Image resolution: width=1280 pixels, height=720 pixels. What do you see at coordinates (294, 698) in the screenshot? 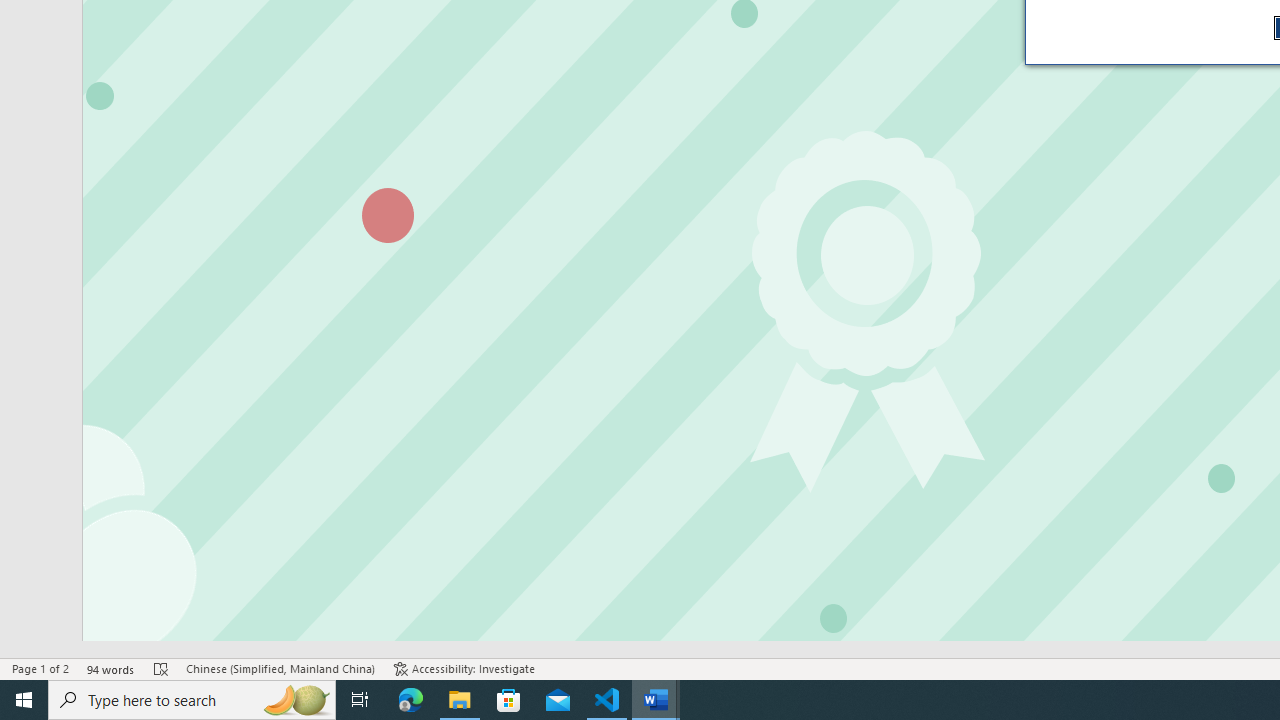
I see `'Search highlights icon opens search home window'` at bounding box center [294, 698].